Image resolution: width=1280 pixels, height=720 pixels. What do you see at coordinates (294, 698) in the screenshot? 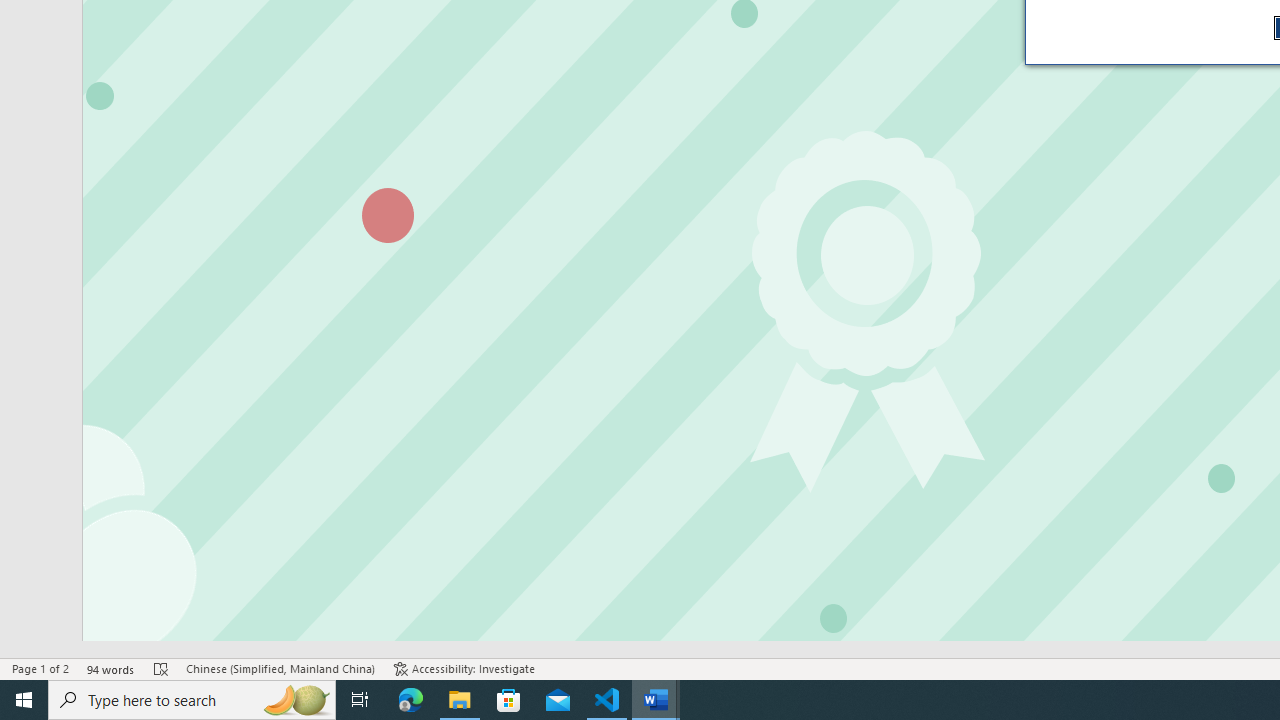
I see `'Search highlights icon opens search home window'` at bounding box center [294, 698].